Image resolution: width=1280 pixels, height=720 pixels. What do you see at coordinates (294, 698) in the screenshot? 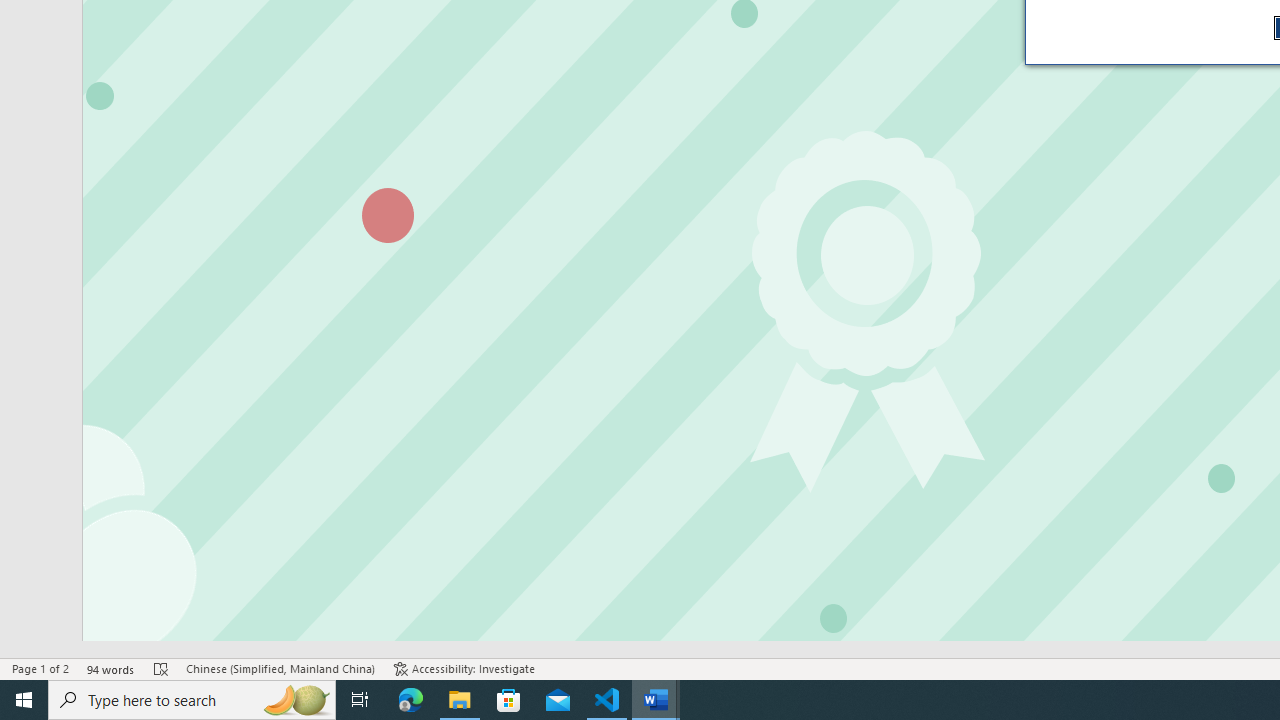
I see `'Search highlights icon opens search home window'` at bounding box center [294, 698].